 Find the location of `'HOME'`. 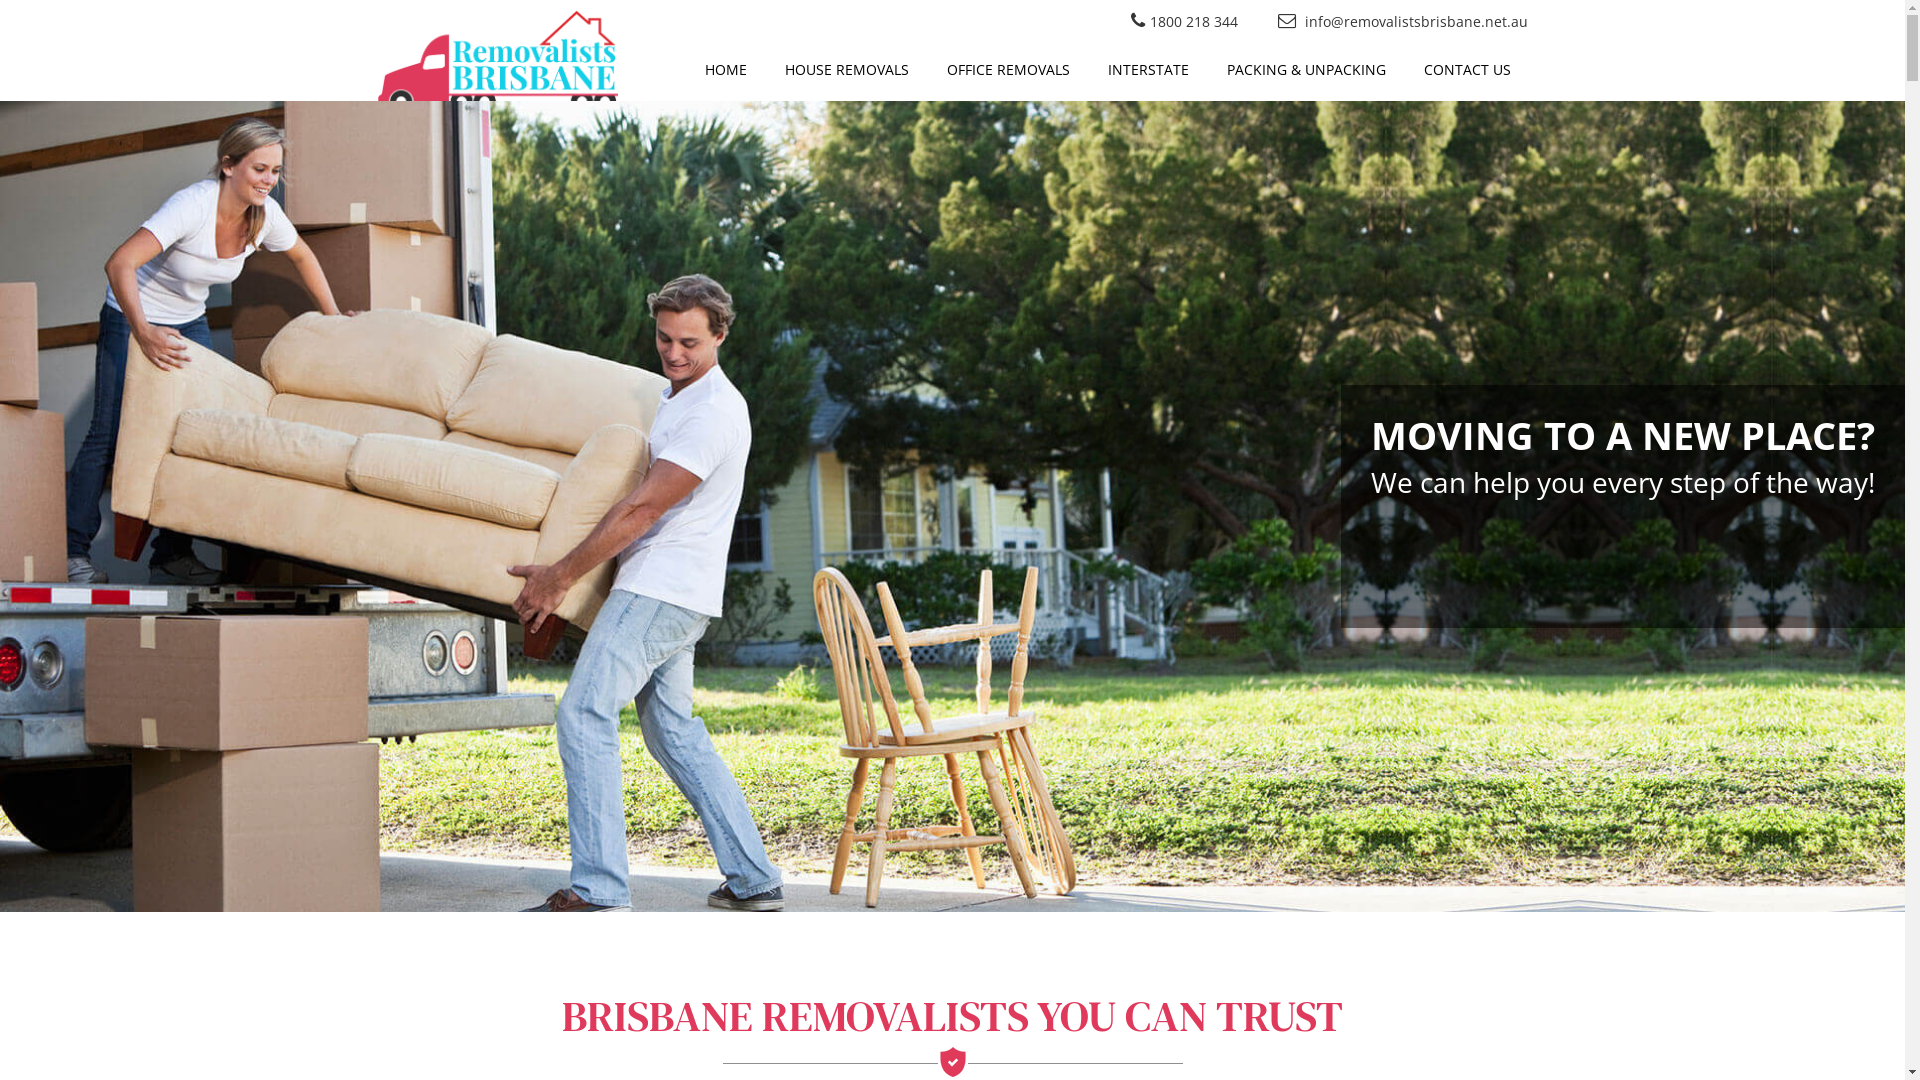

'HOME' is located at coordinates (687, 70).